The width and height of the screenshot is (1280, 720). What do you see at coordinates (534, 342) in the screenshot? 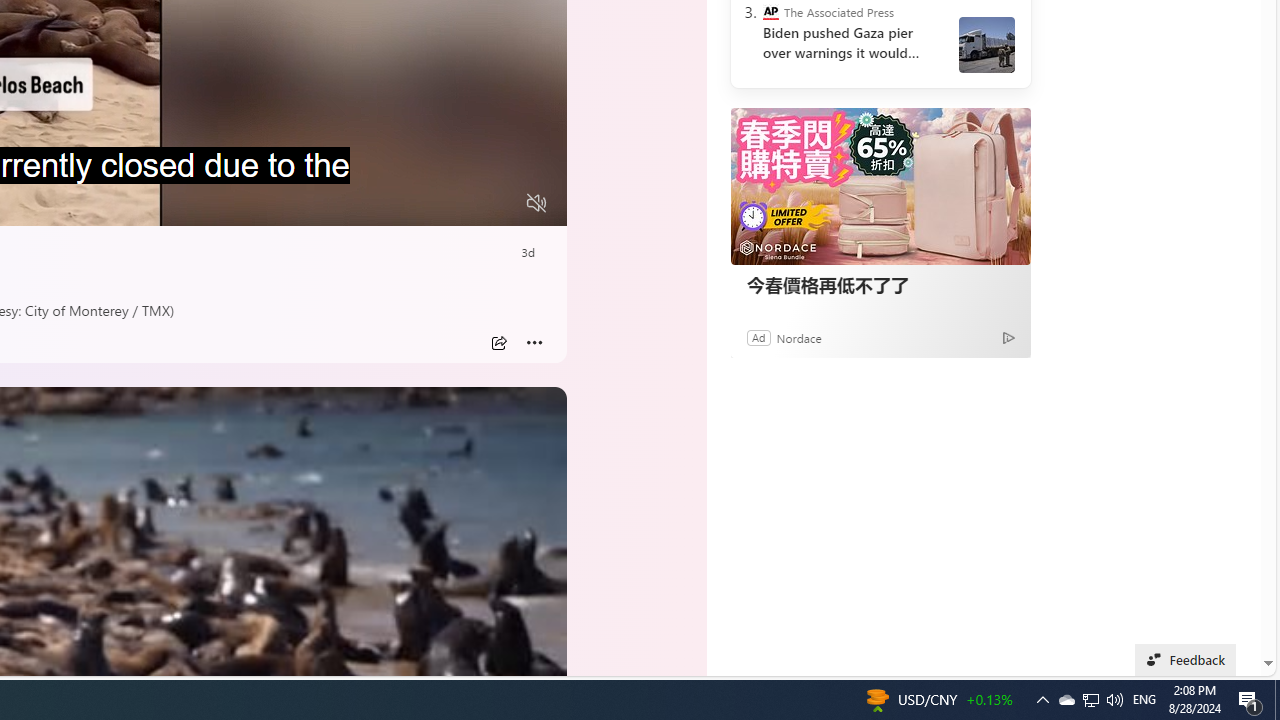
I see `'More'` at bounding box center [534, 342].